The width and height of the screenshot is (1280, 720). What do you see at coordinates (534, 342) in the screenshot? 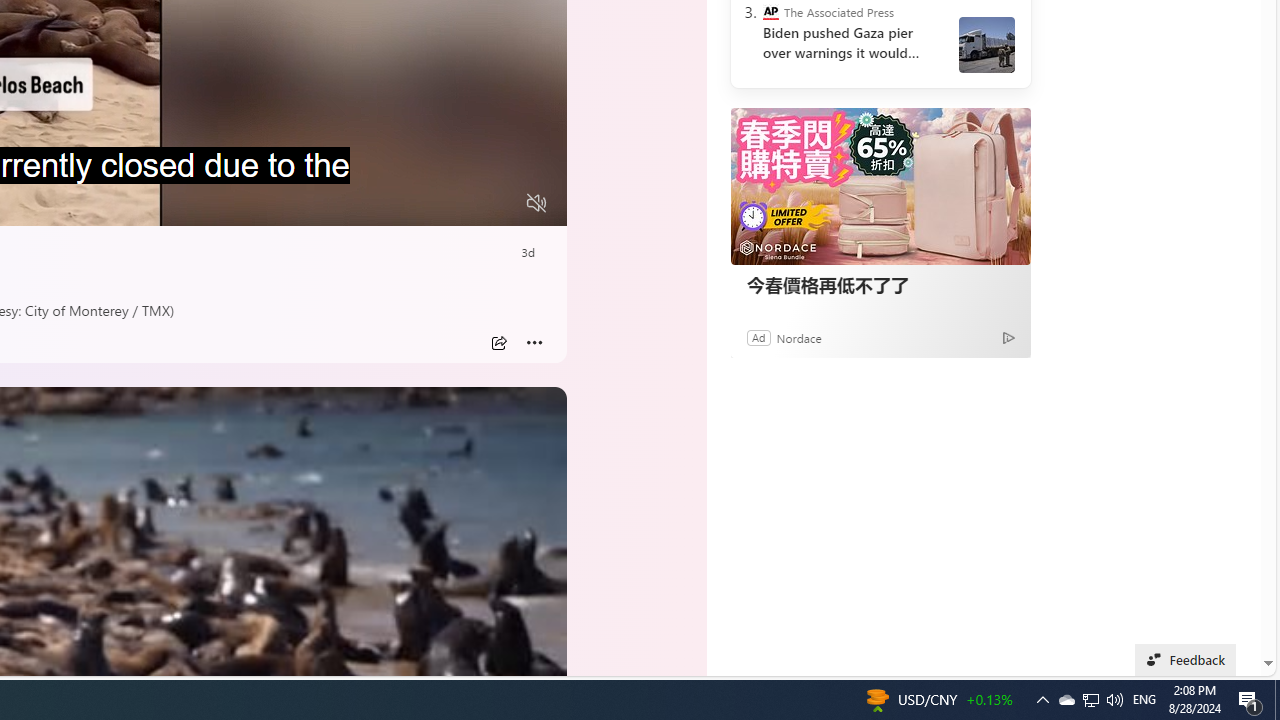
I see `'More'` at bounding box center [534, 342].